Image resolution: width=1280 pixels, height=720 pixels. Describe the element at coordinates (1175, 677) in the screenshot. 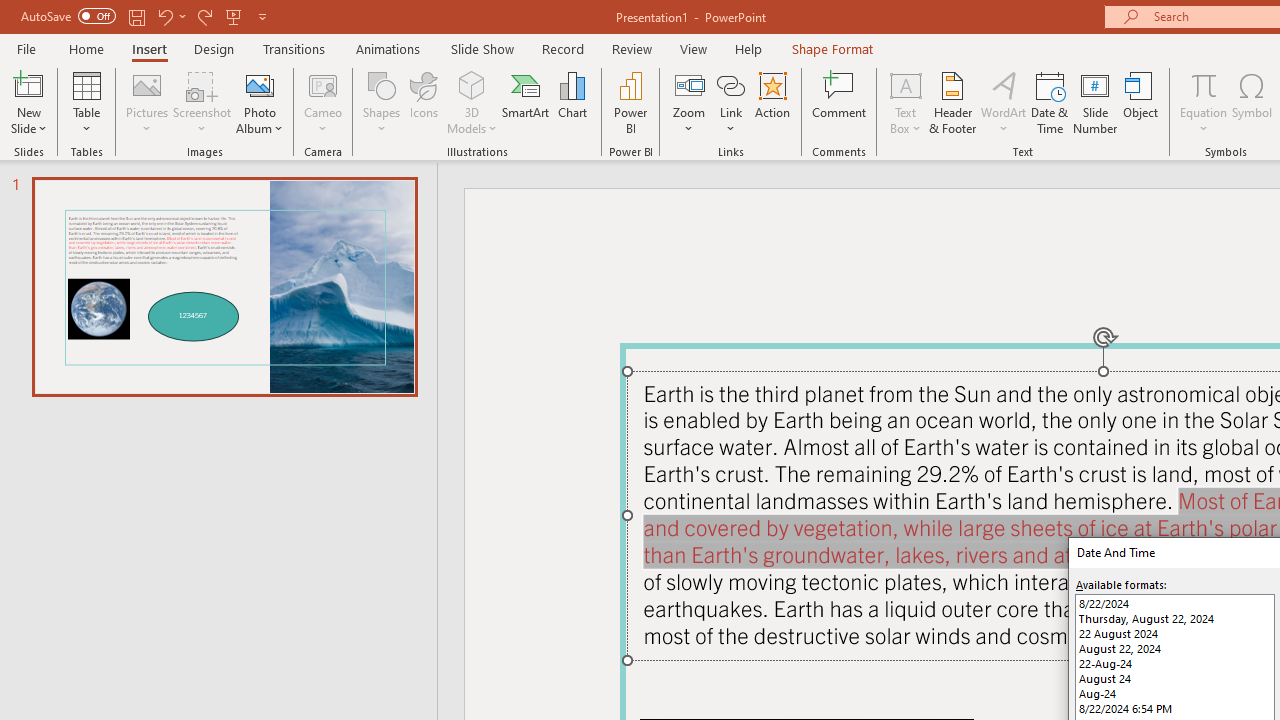

I see `'August 24'` at that location.